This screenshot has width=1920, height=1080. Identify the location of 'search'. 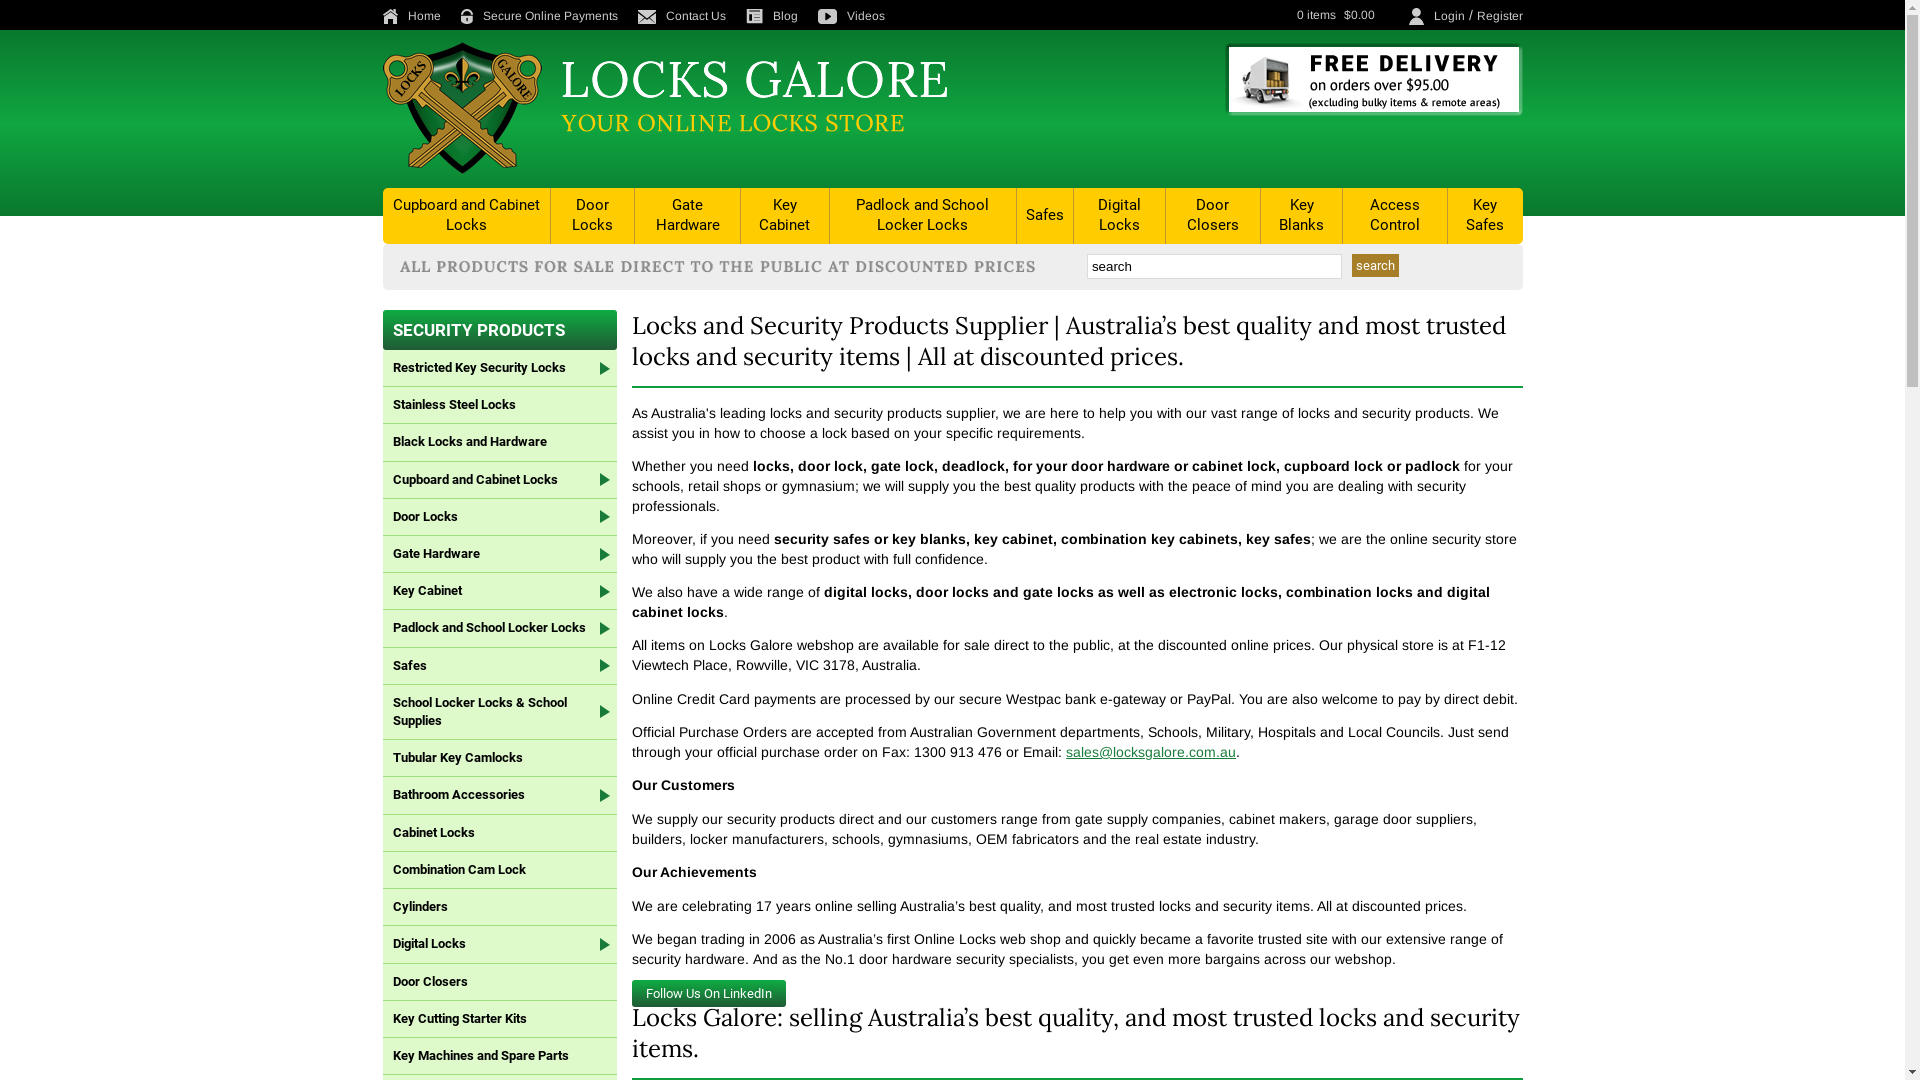
(1374, 264).